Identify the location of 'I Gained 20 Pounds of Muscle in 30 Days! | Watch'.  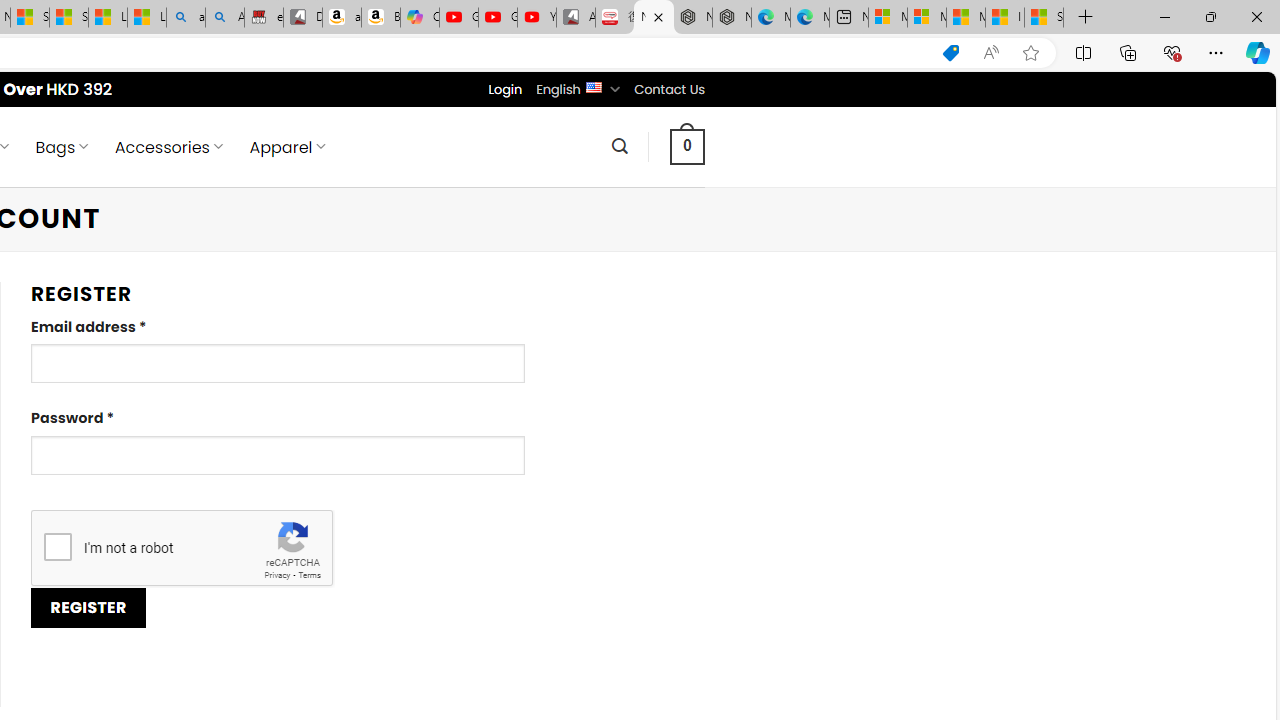
(1004, 17).